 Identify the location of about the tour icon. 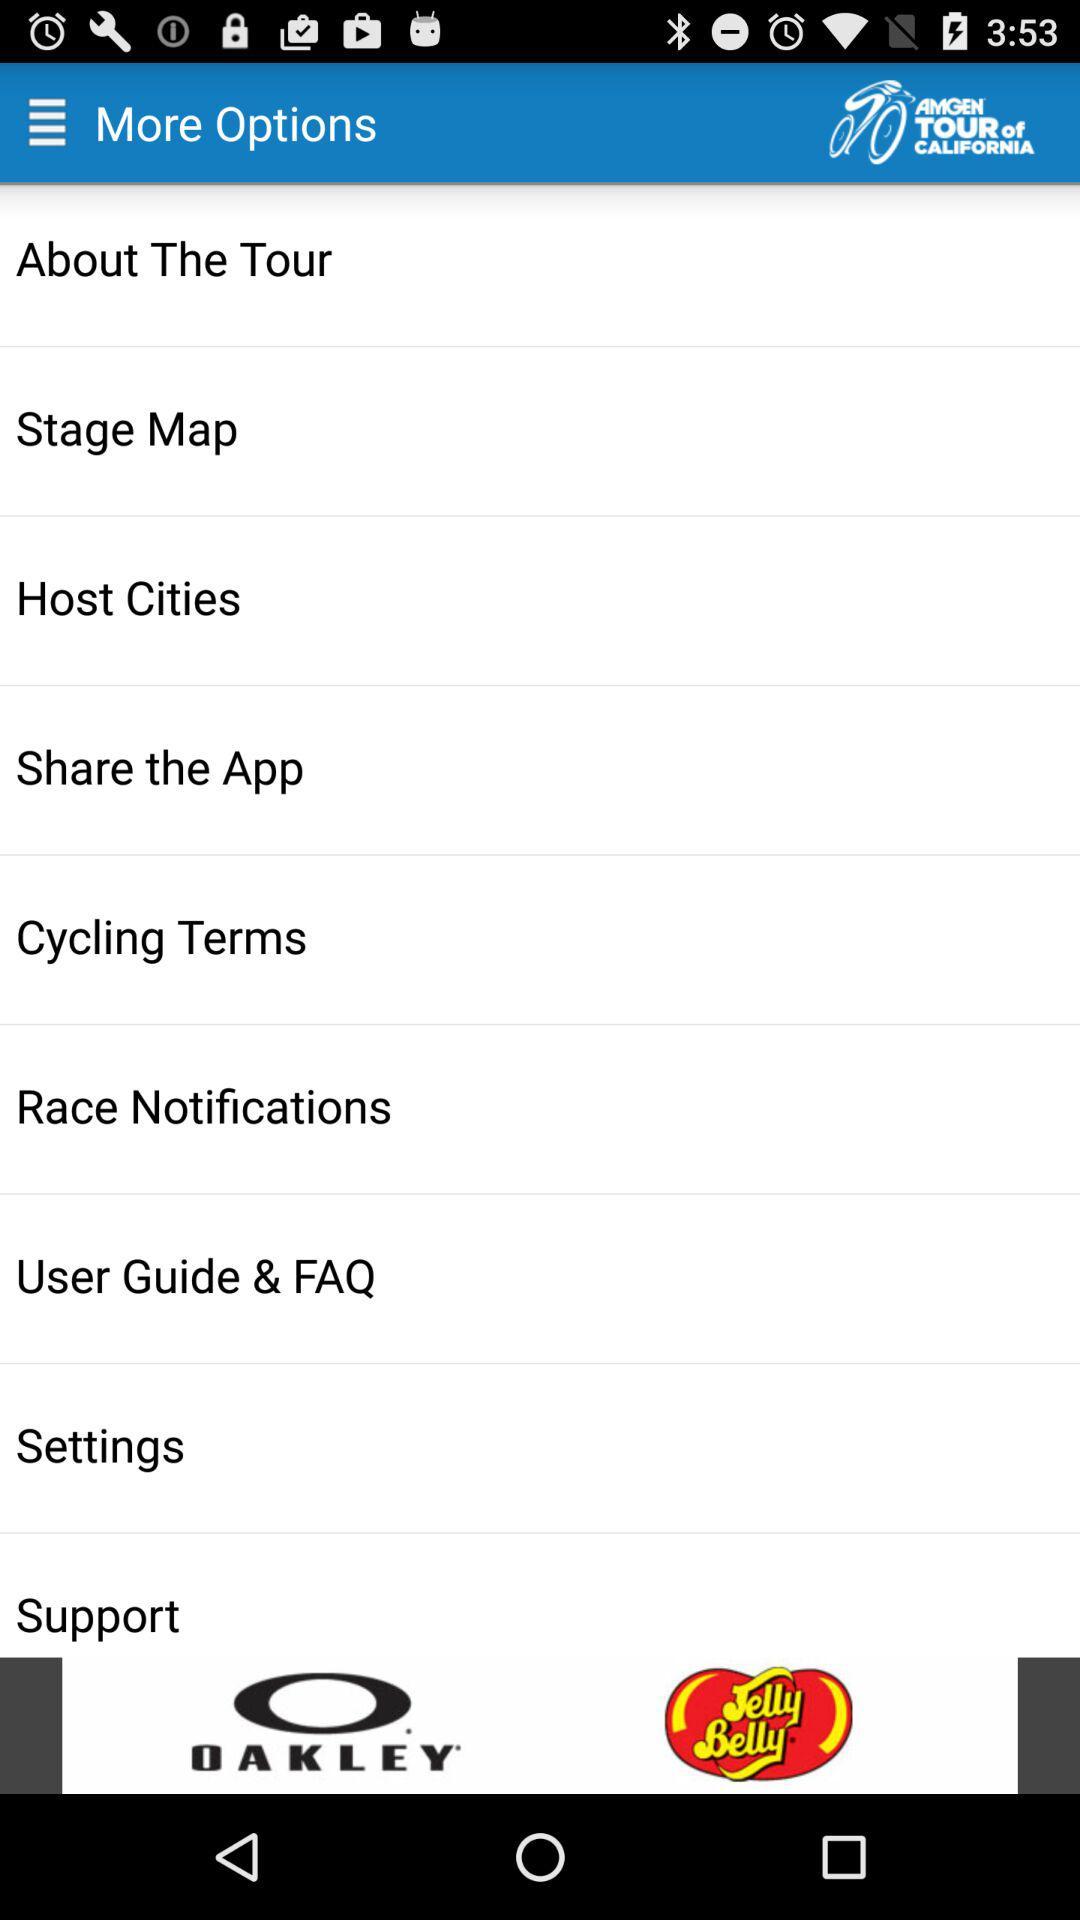
(542, 256).